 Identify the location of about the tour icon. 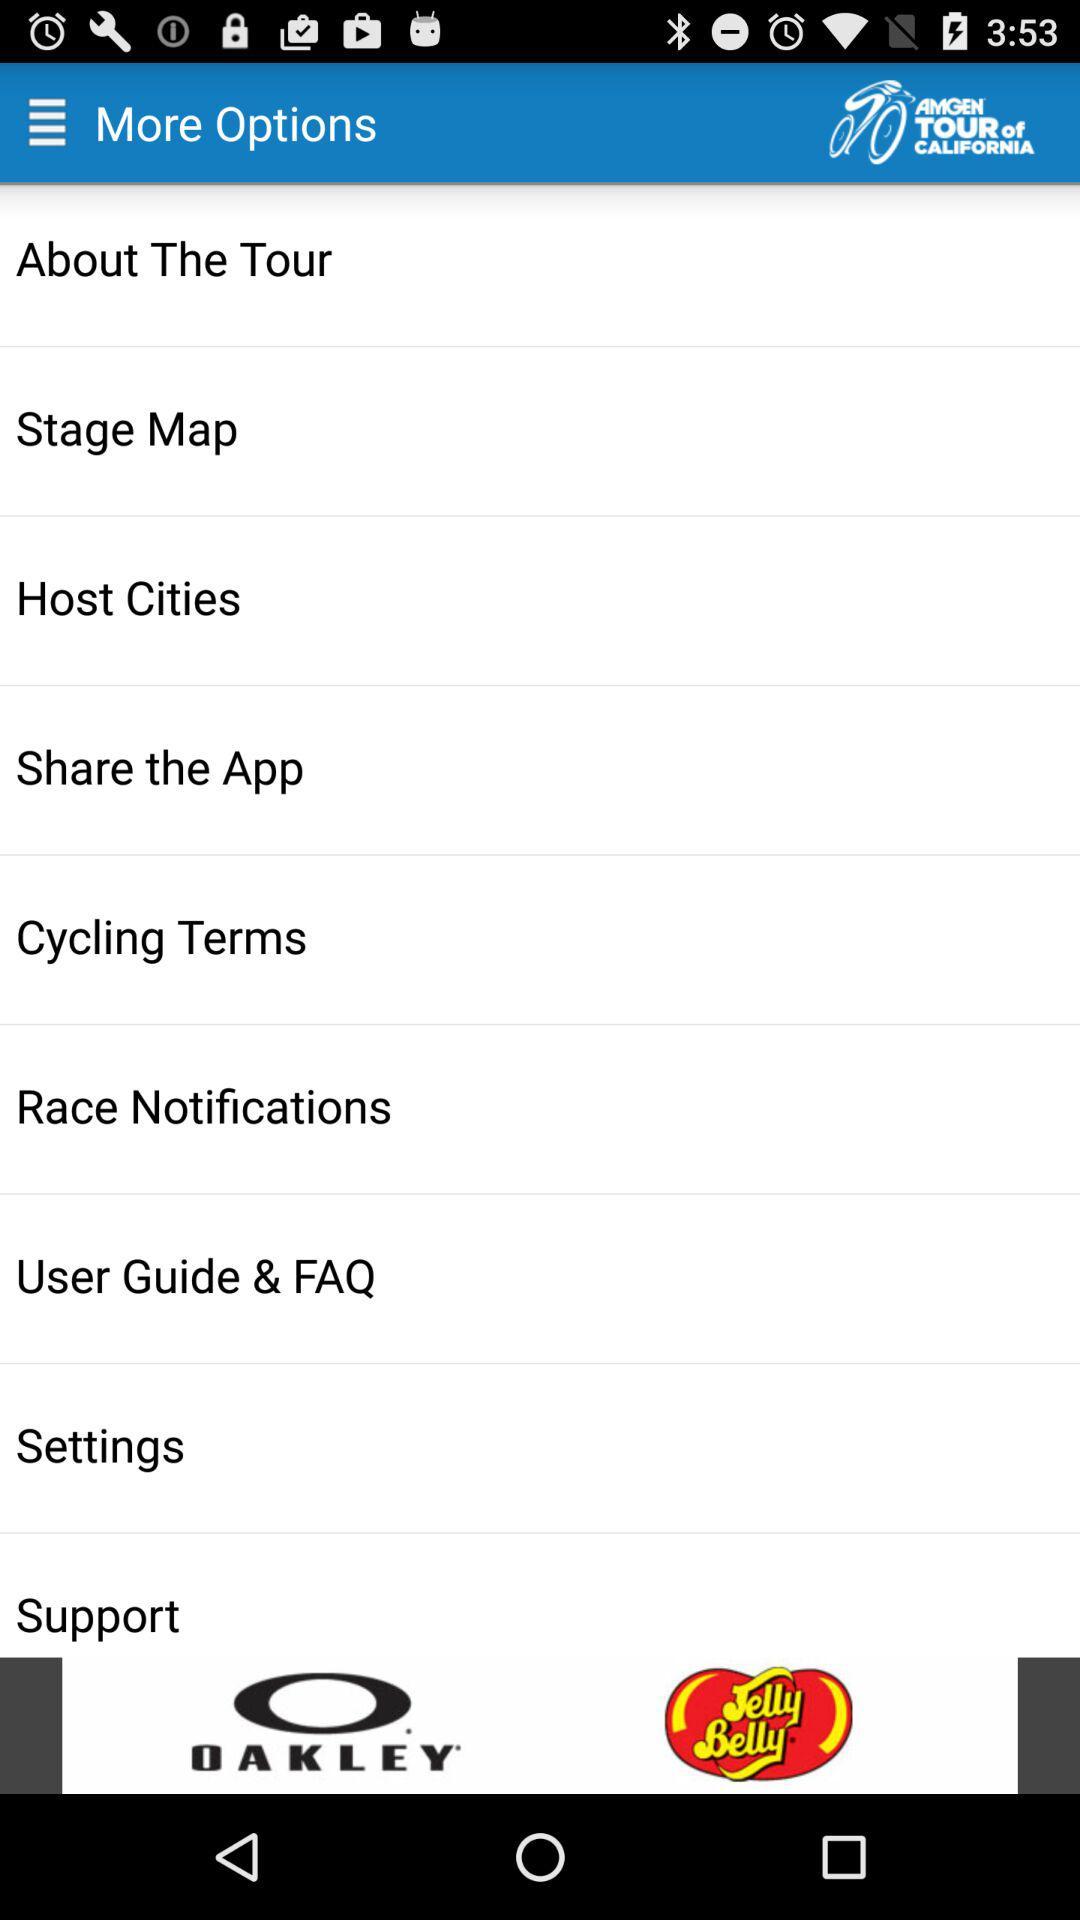
(542, 256).